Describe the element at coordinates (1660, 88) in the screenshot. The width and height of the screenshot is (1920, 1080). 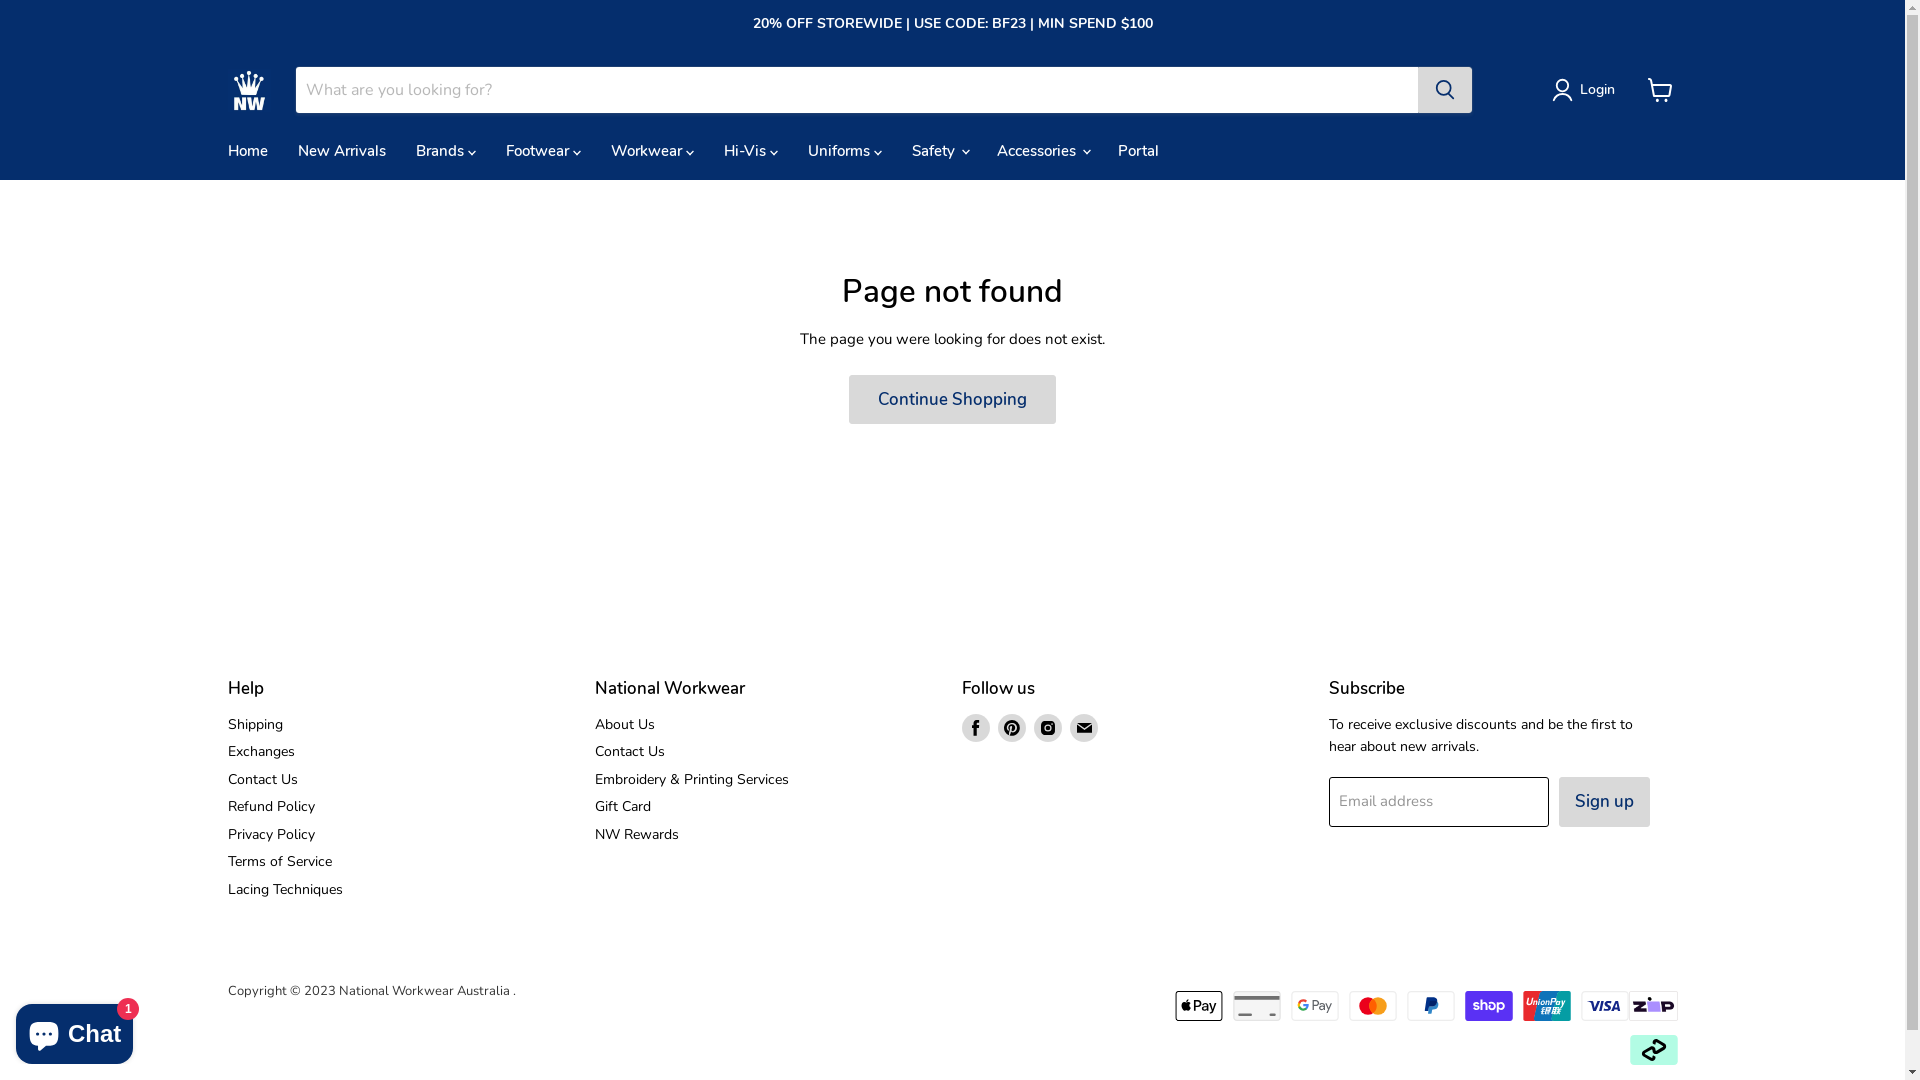
I see `'View cart'` at that location.